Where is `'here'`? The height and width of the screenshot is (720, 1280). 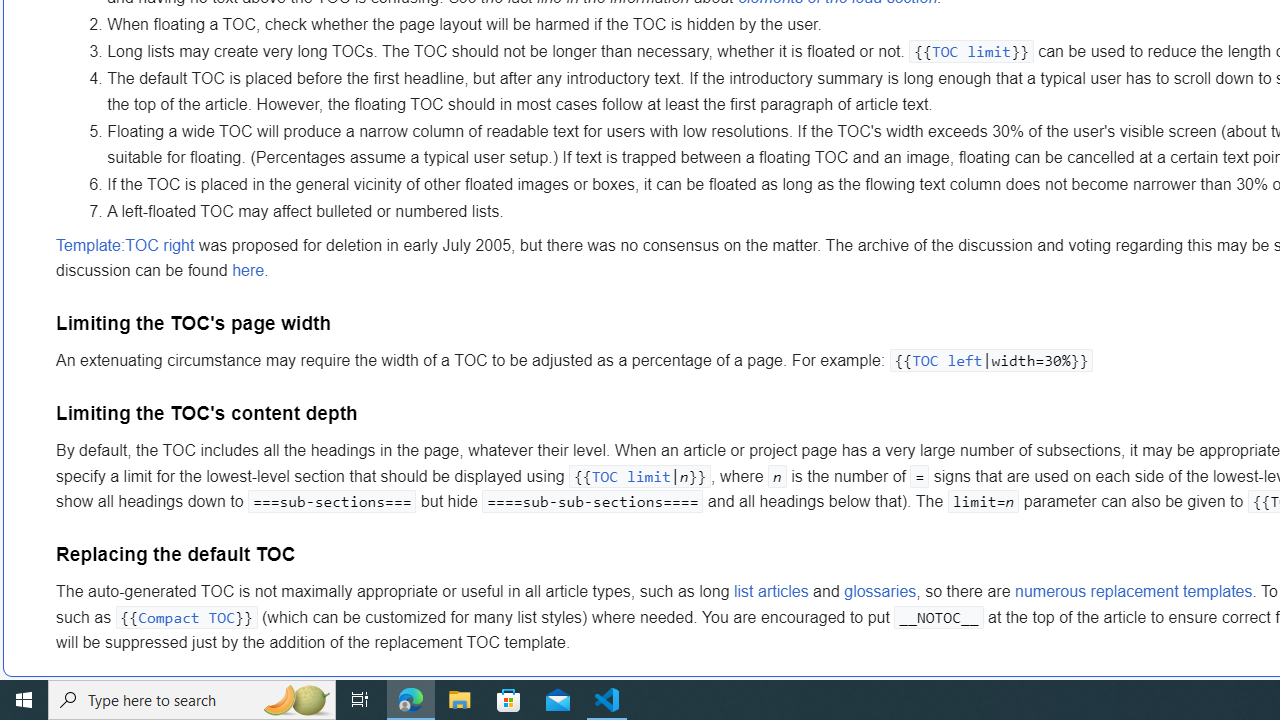 'here' is located at coordinates (247, 271).